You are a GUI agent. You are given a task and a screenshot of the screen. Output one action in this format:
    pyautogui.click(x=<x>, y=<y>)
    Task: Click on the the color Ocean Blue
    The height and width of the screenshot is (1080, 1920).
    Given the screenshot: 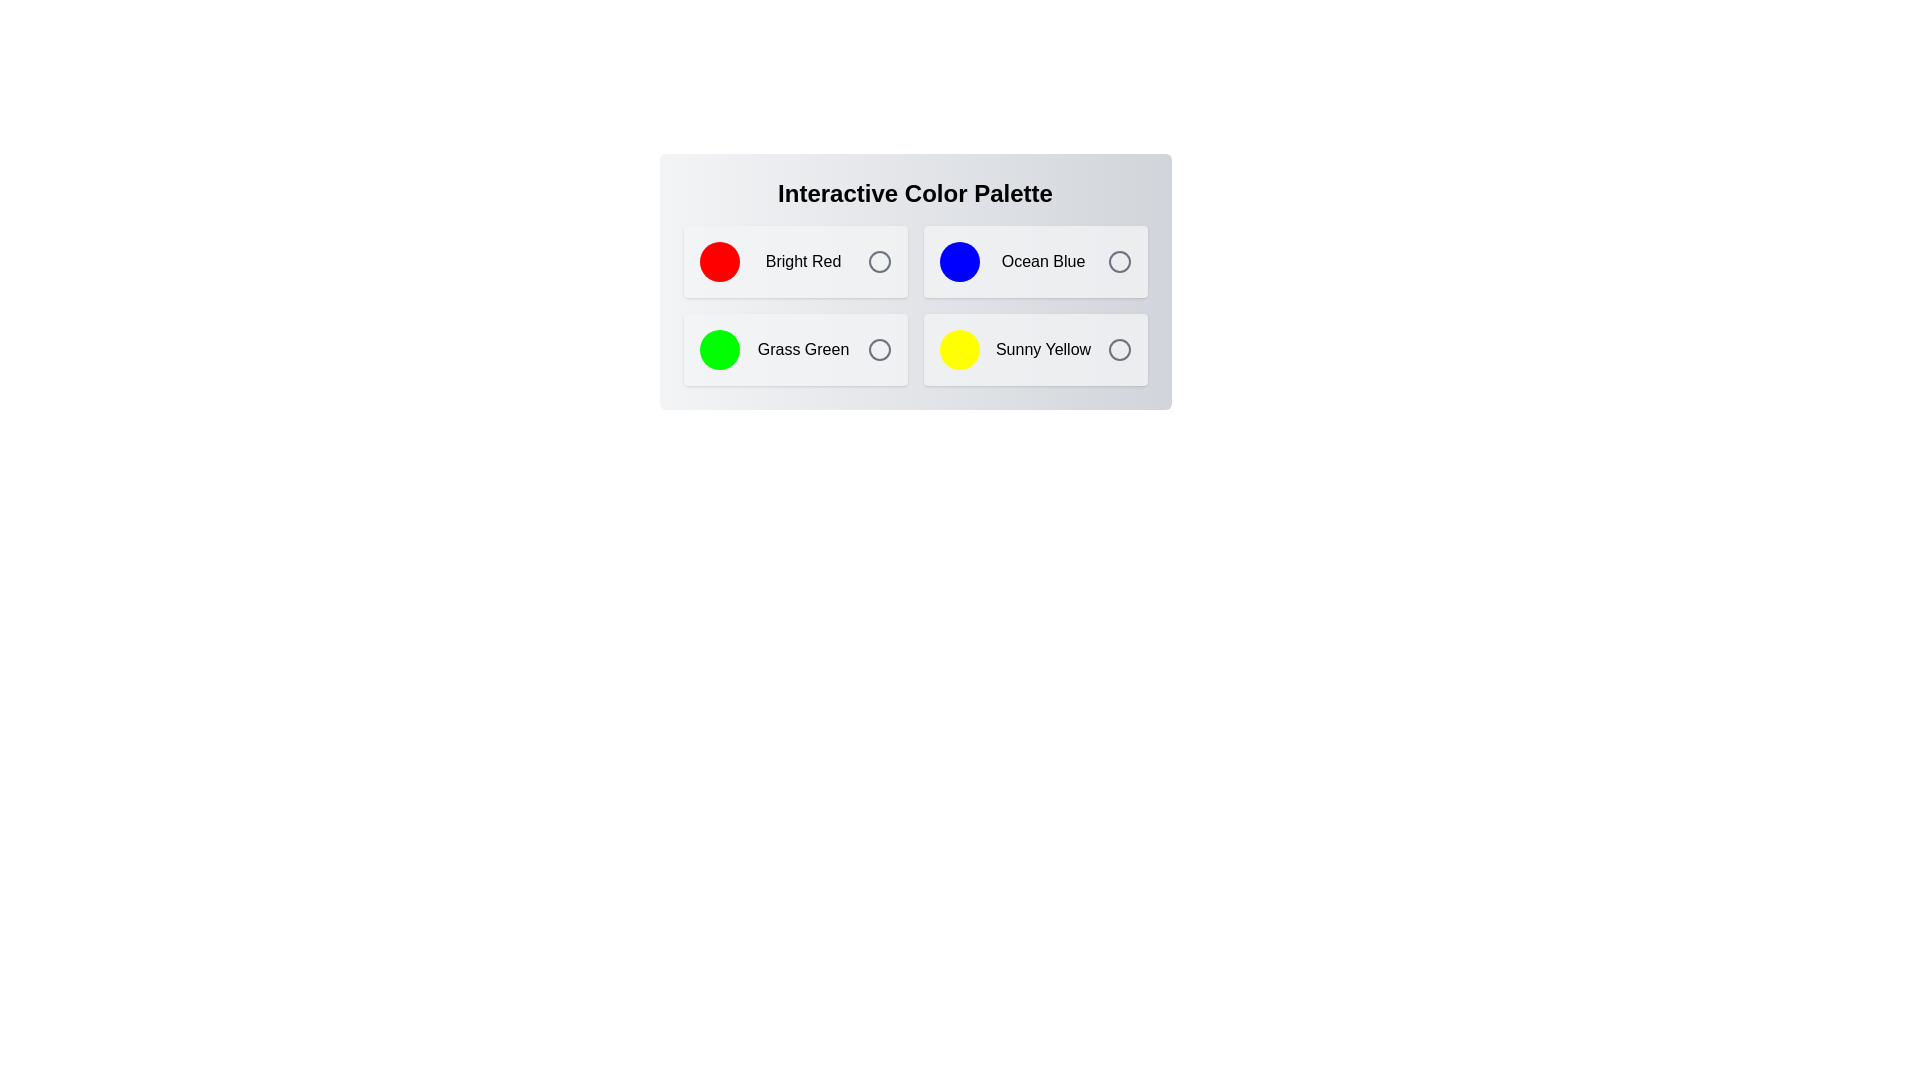 What is the action you would take?
    pyautogui.click(x=1035, y=261)
    